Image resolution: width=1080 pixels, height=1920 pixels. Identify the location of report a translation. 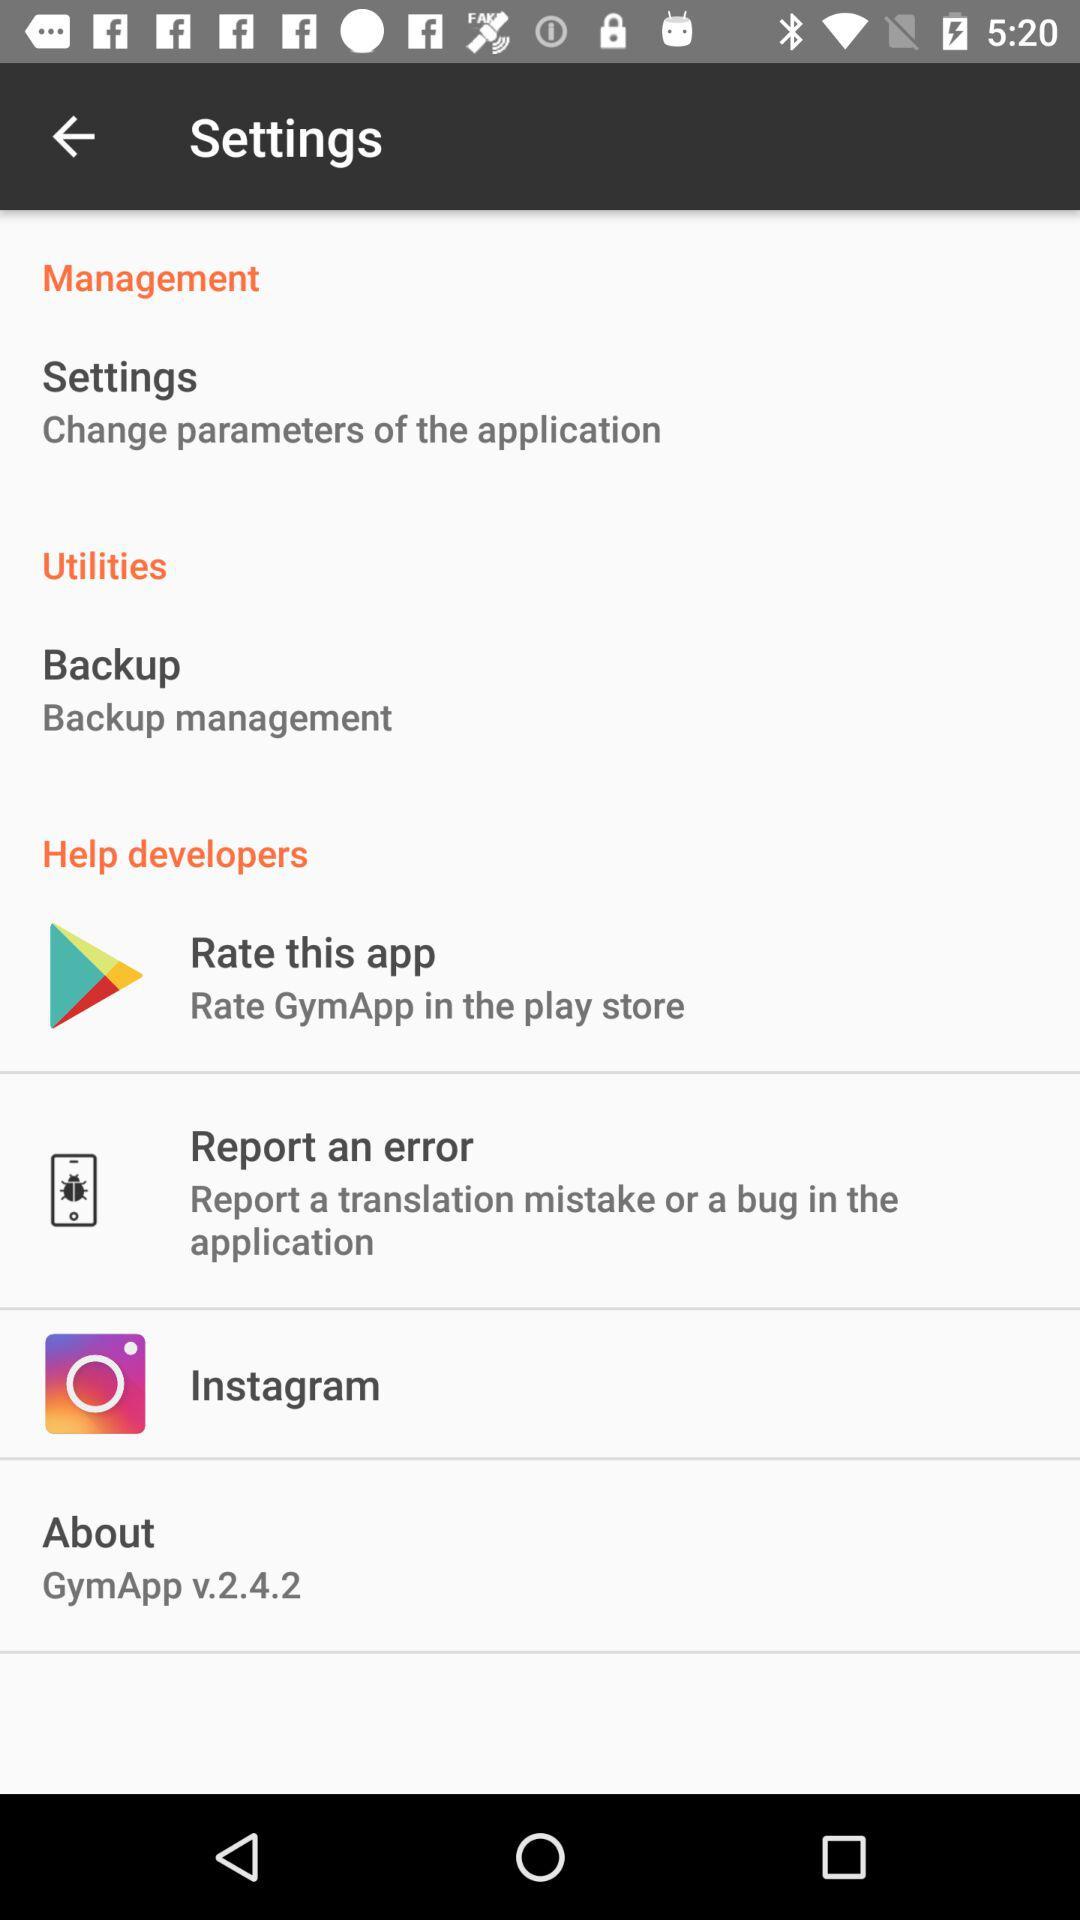
(612, 1218).